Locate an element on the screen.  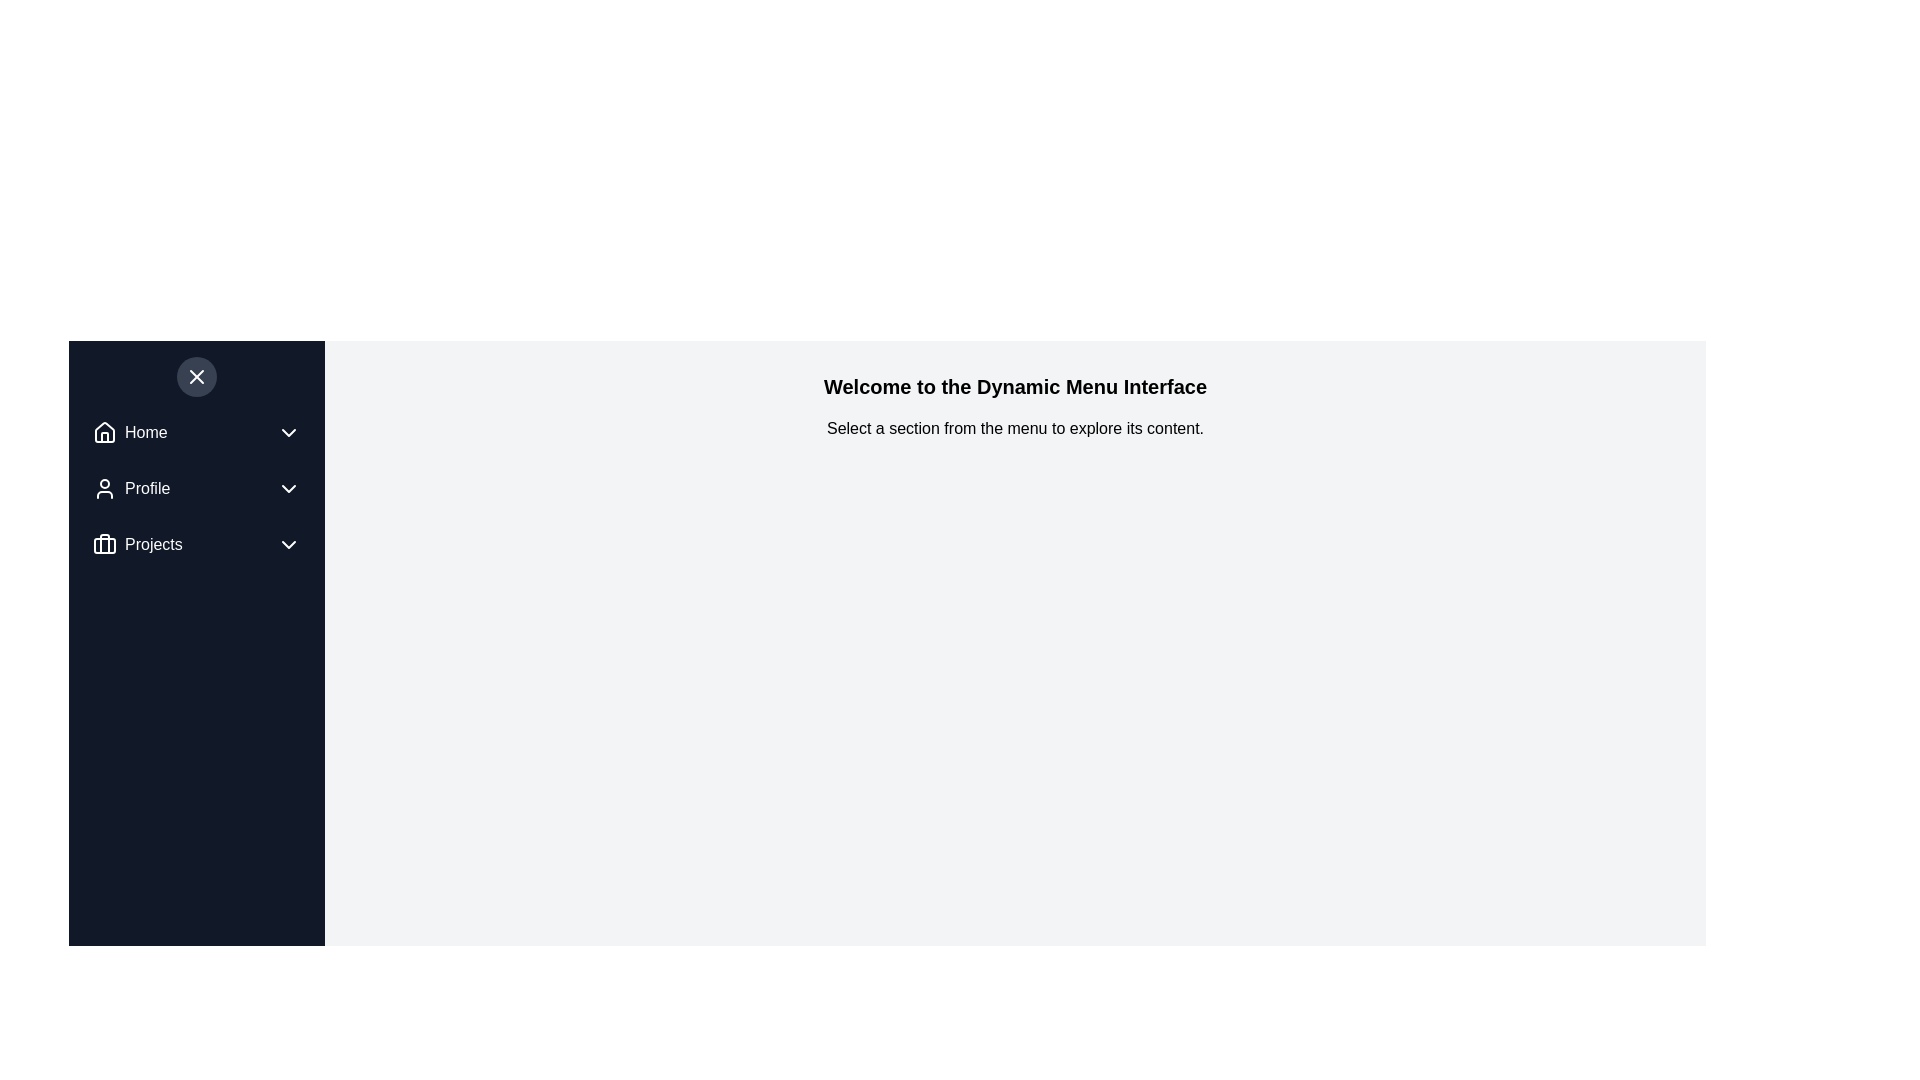
the 'Profile' text label in the side navigation panel is located at coordinates (146, 489).